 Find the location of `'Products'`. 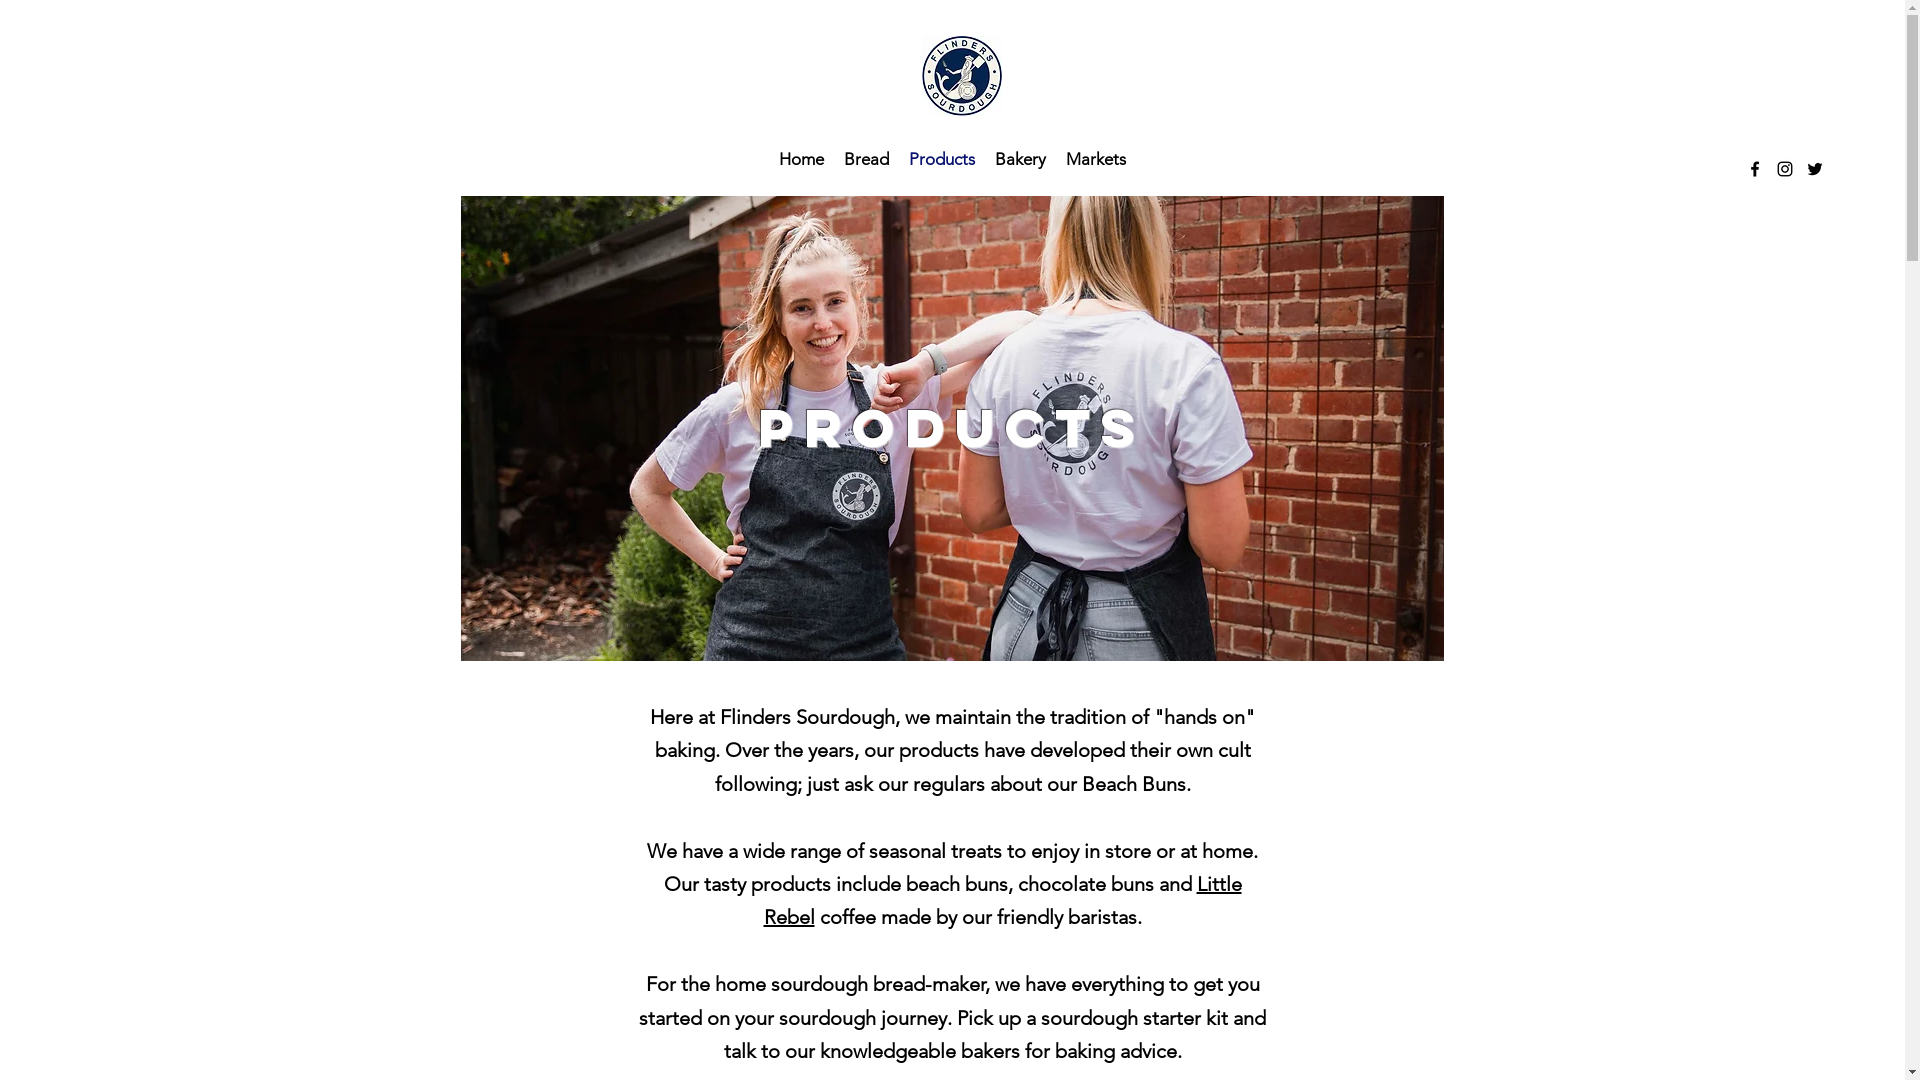

'Products' is located at coordinates (940, 157).